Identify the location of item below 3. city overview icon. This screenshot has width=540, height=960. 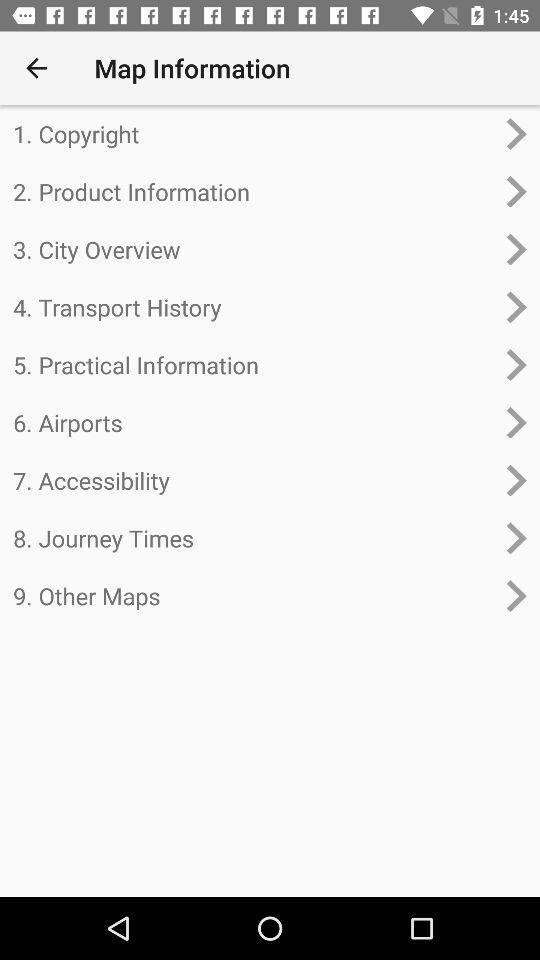
(253, 307).